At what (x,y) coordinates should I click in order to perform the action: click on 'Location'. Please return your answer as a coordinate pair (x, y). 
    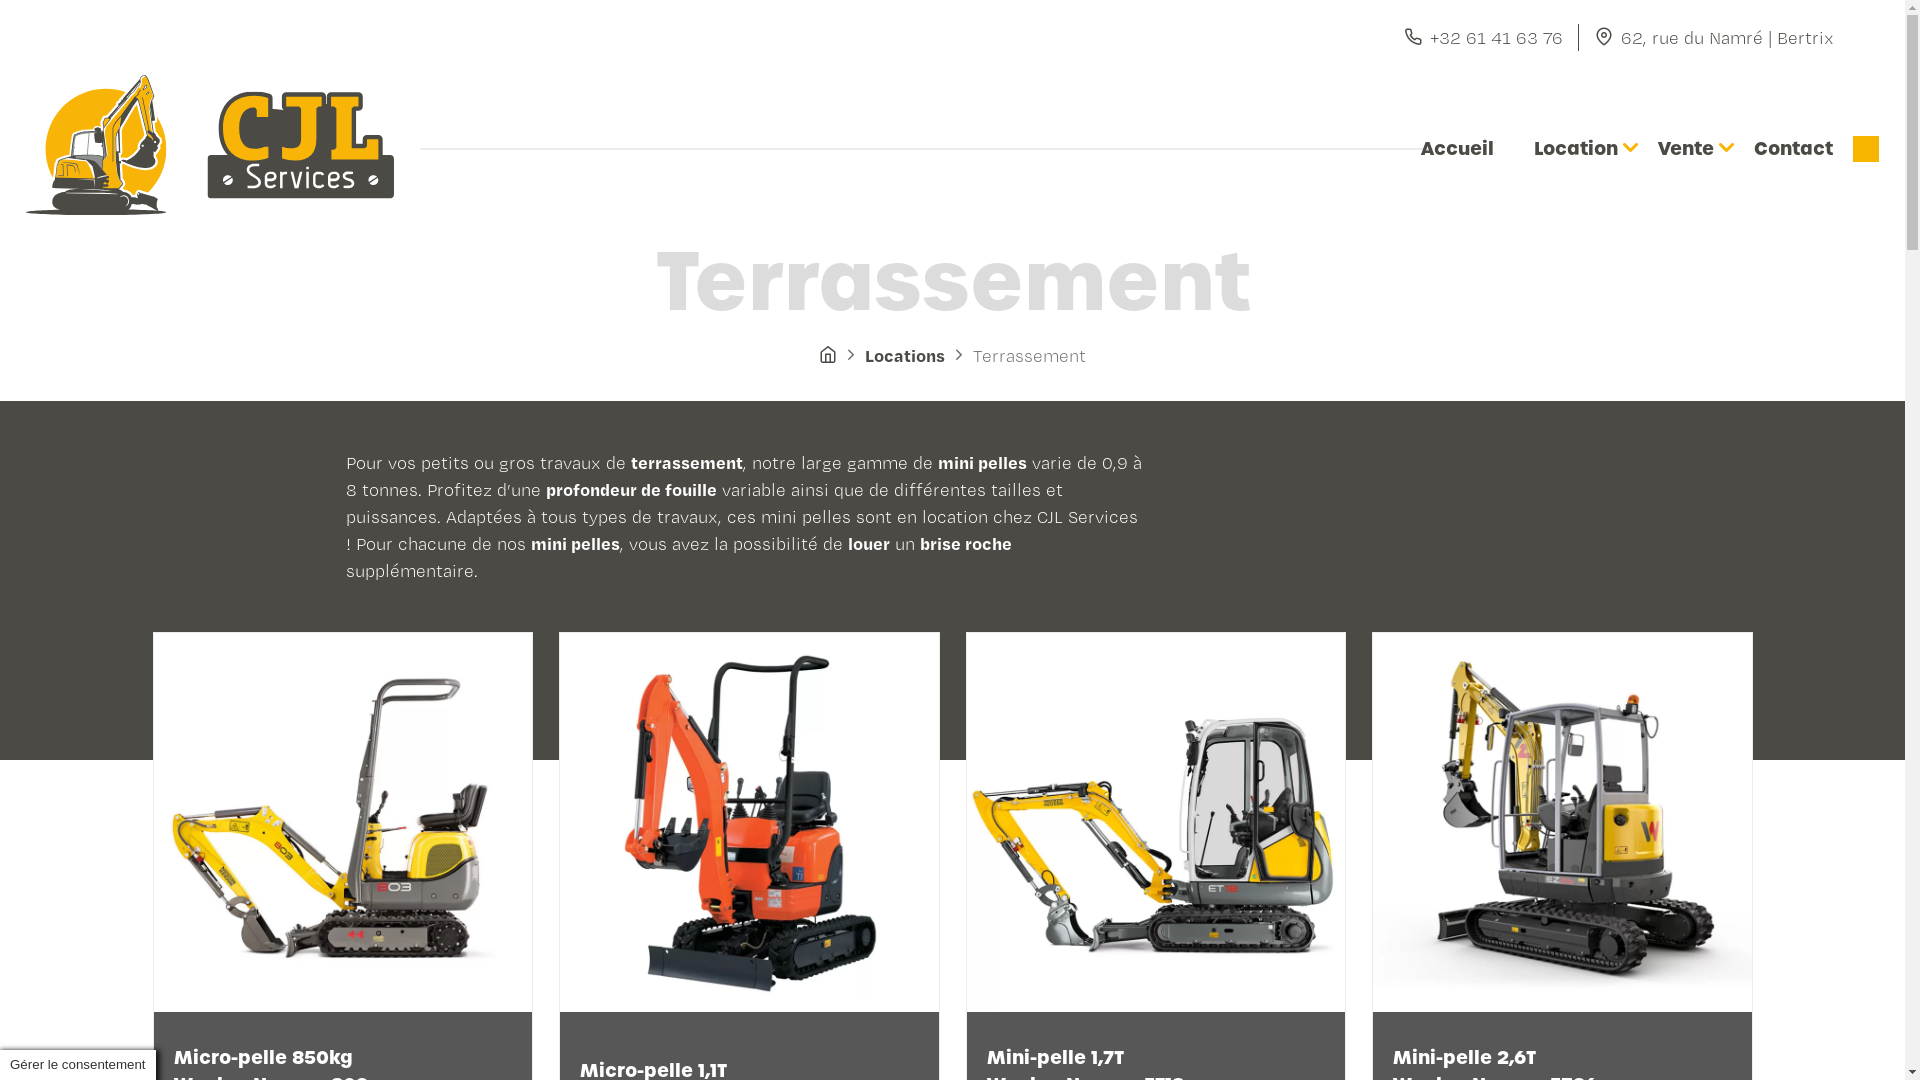
    Looking at the image, I should click on (1574, 147).